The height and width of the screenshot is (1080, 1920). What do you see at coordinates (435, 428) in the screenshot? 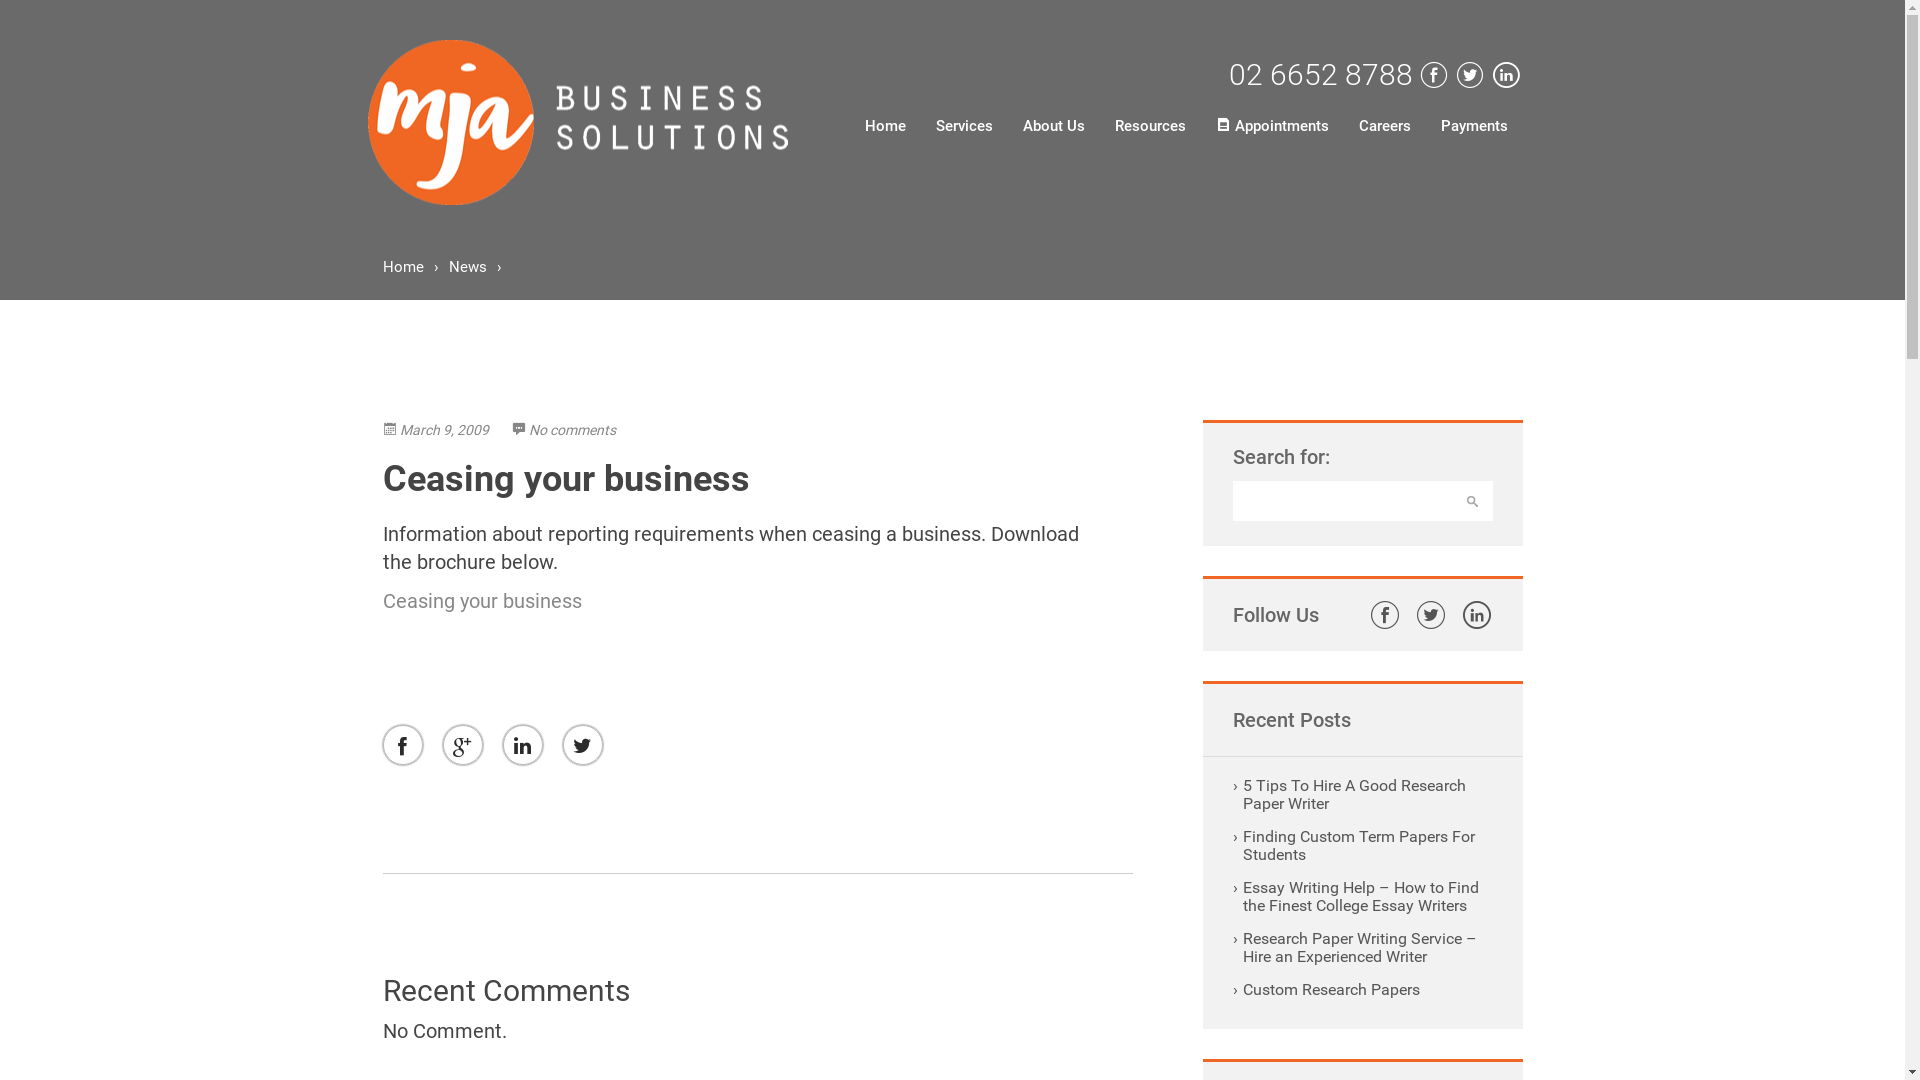
I see `'March 9, 2009'` at bounding box center [435, 428].